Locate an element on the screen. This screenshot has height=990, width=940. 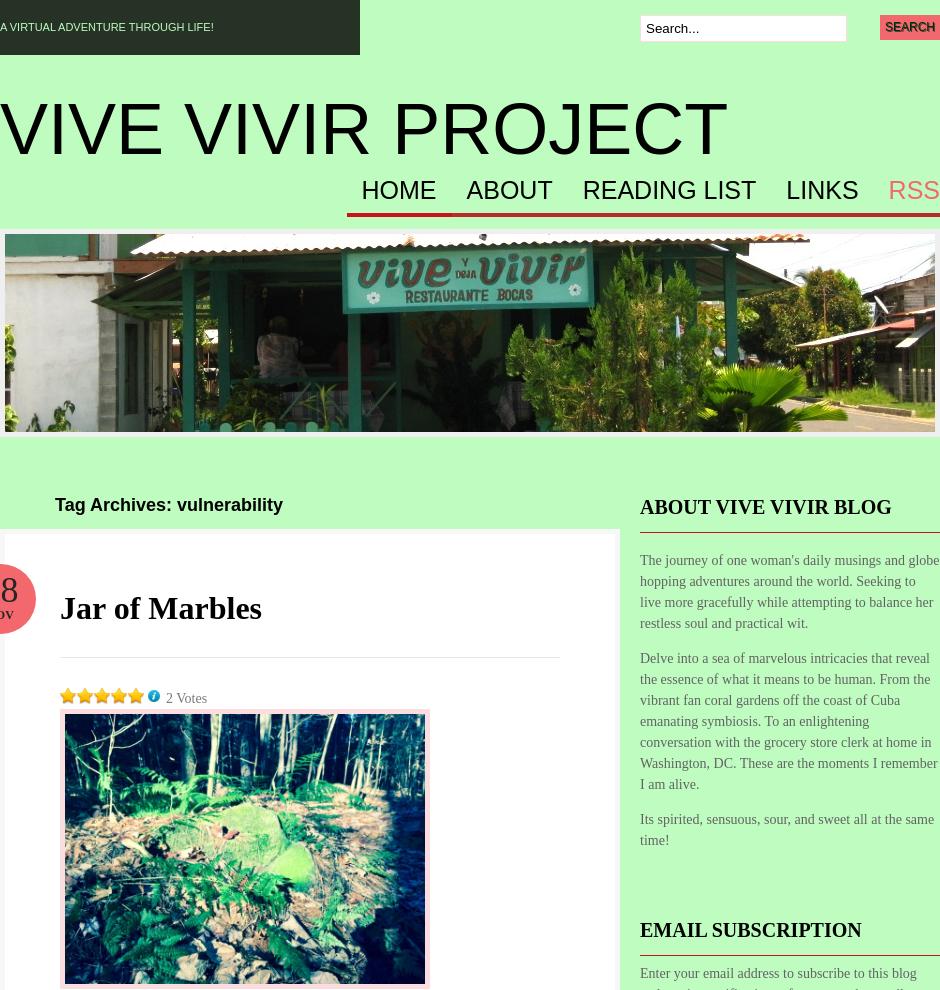
'About Vive Vivir Blog' is located at coordinates (764, 505).